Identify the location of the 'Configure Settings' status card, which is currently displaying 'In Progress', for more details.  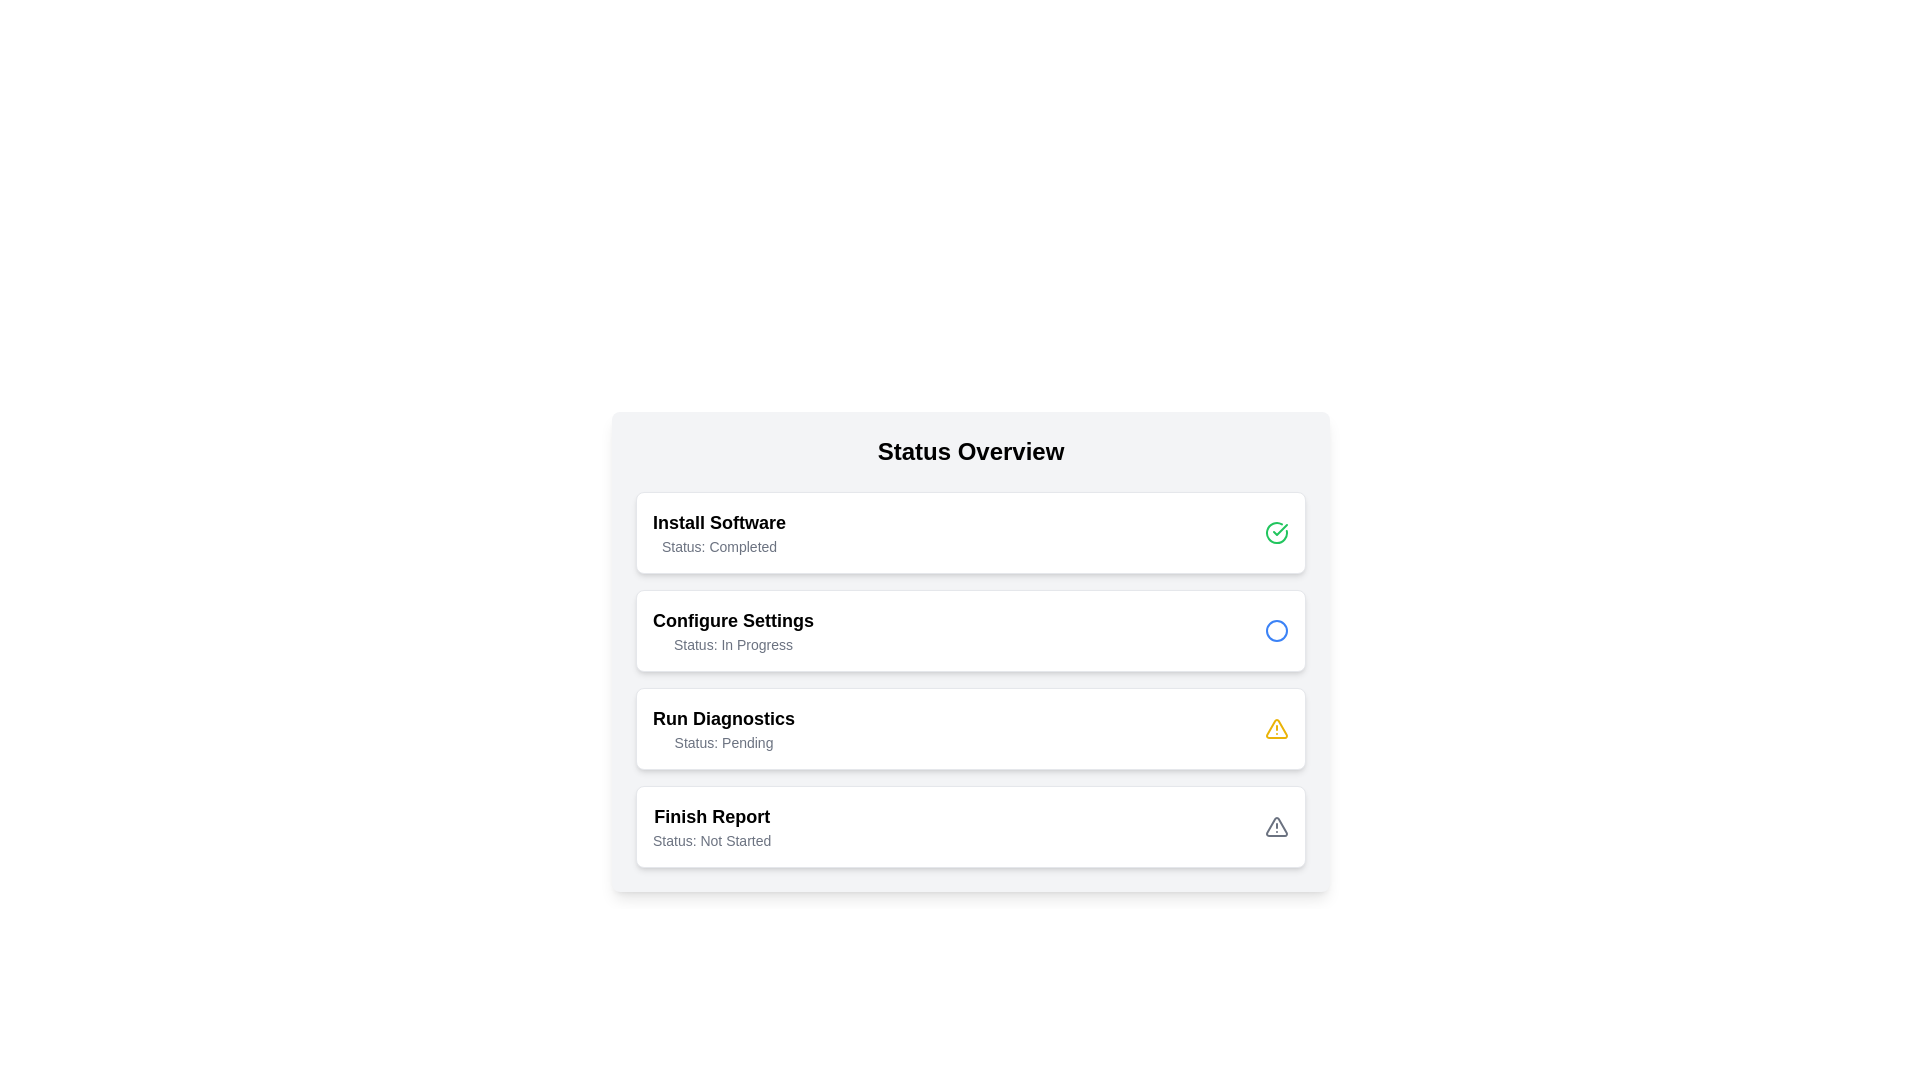
(970, 651).